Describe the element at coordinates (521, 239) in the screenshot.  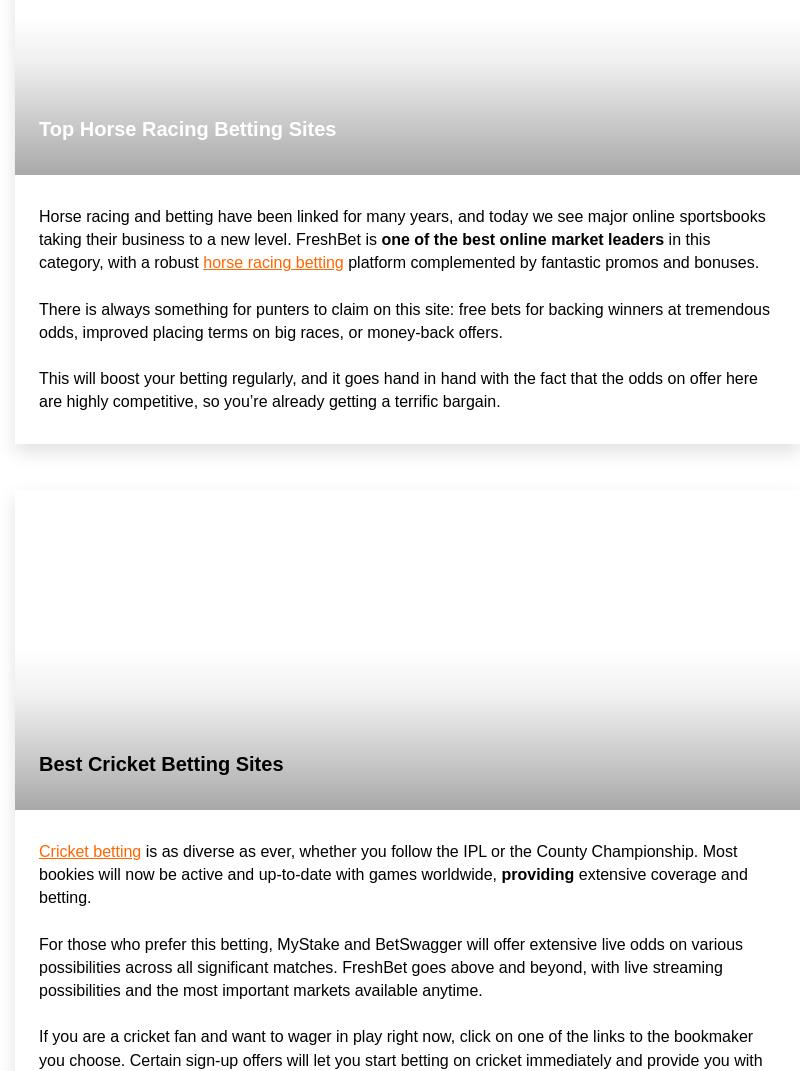
I see `'one of the best online market leaders'` at that location.